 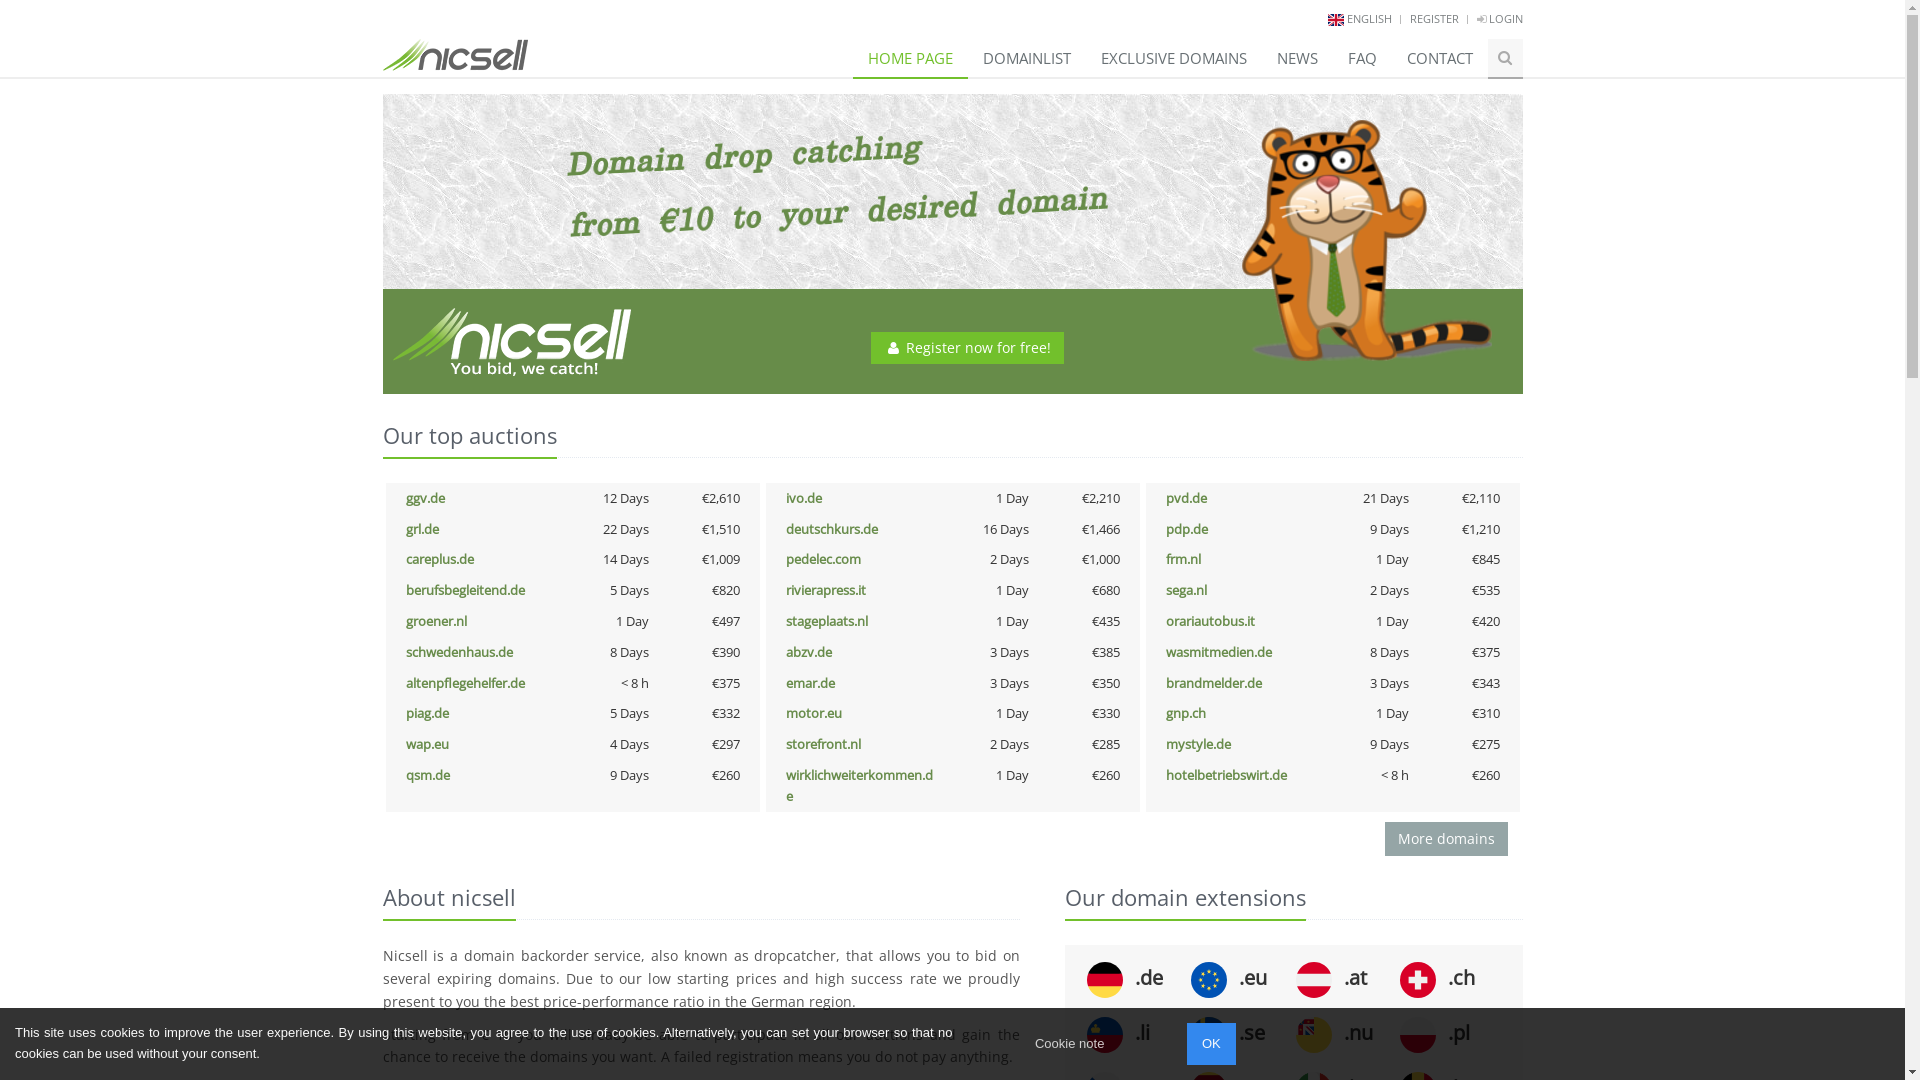 I want to click on 'ivo.de', so click(x=803, y=496).